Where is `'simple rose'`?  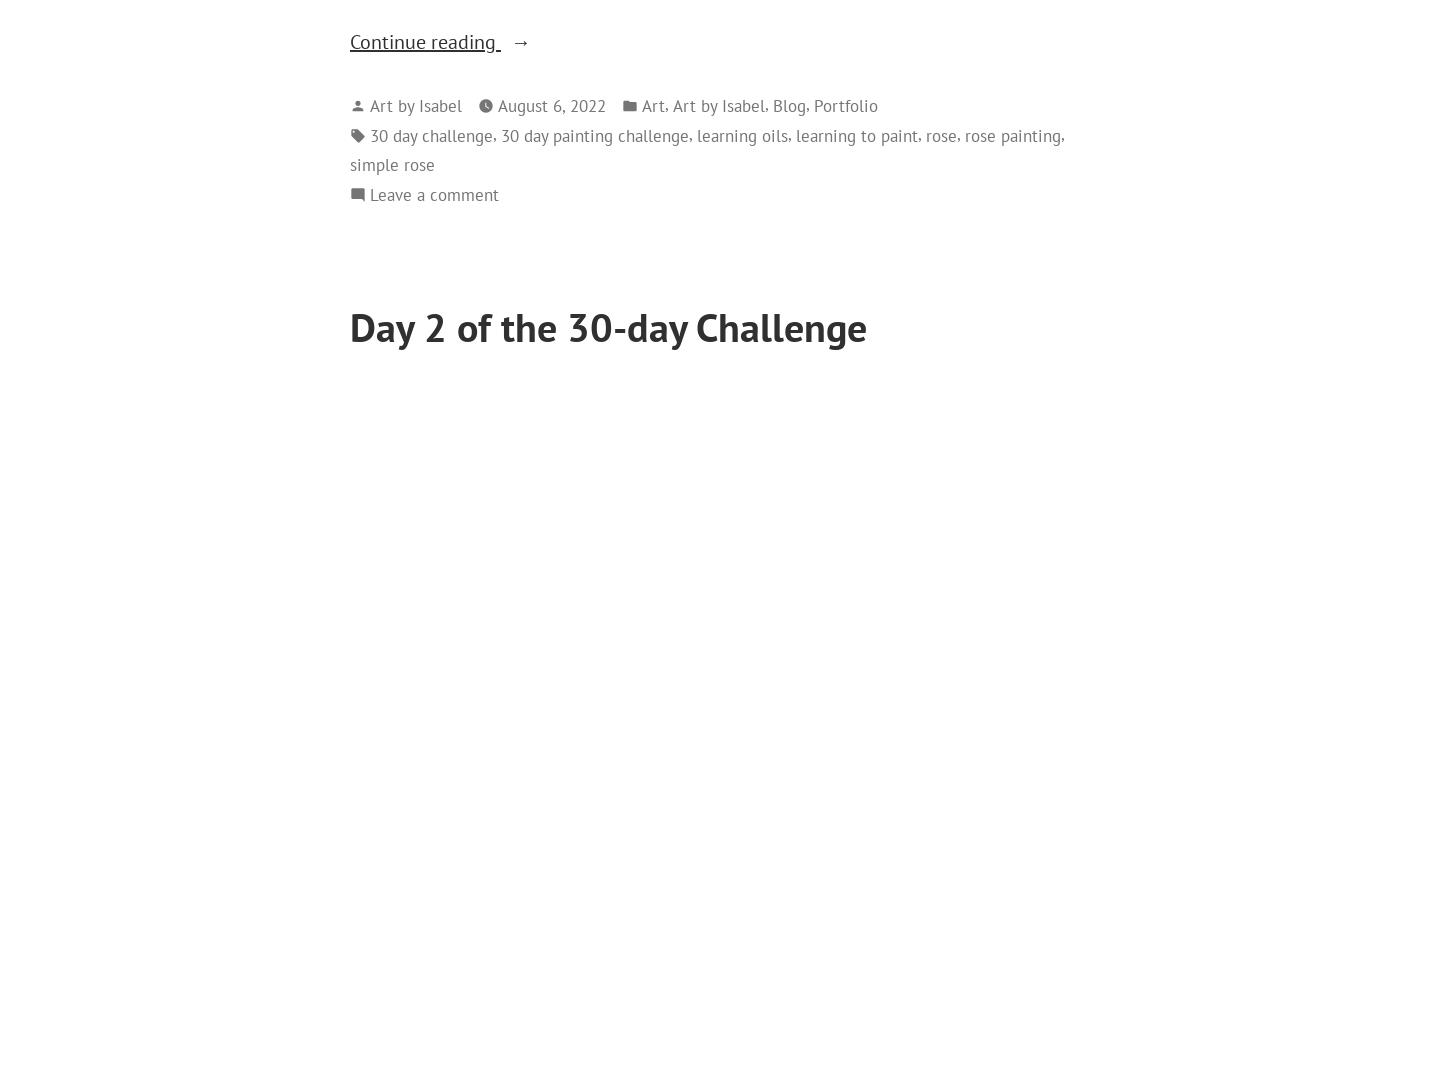 'simple rose' is located at coordinates (391, 164).